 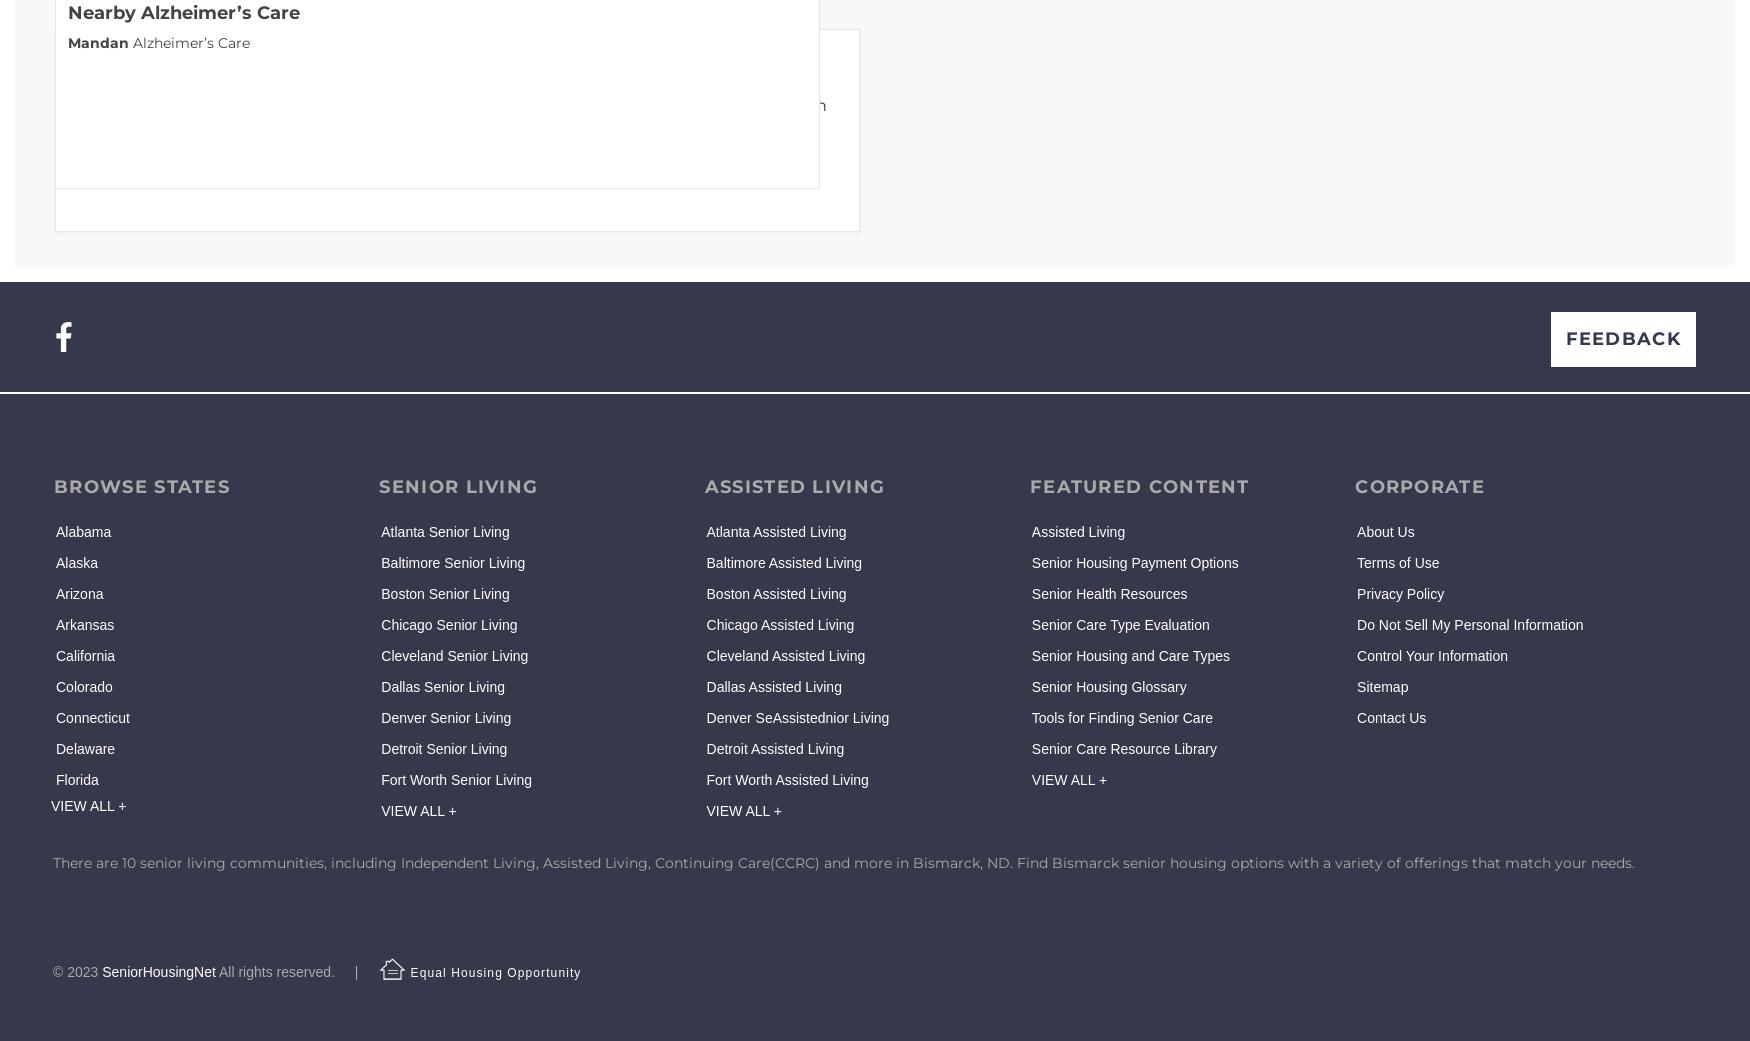 I want to click on 'Terms of Use', so click(x=1397, y=562).